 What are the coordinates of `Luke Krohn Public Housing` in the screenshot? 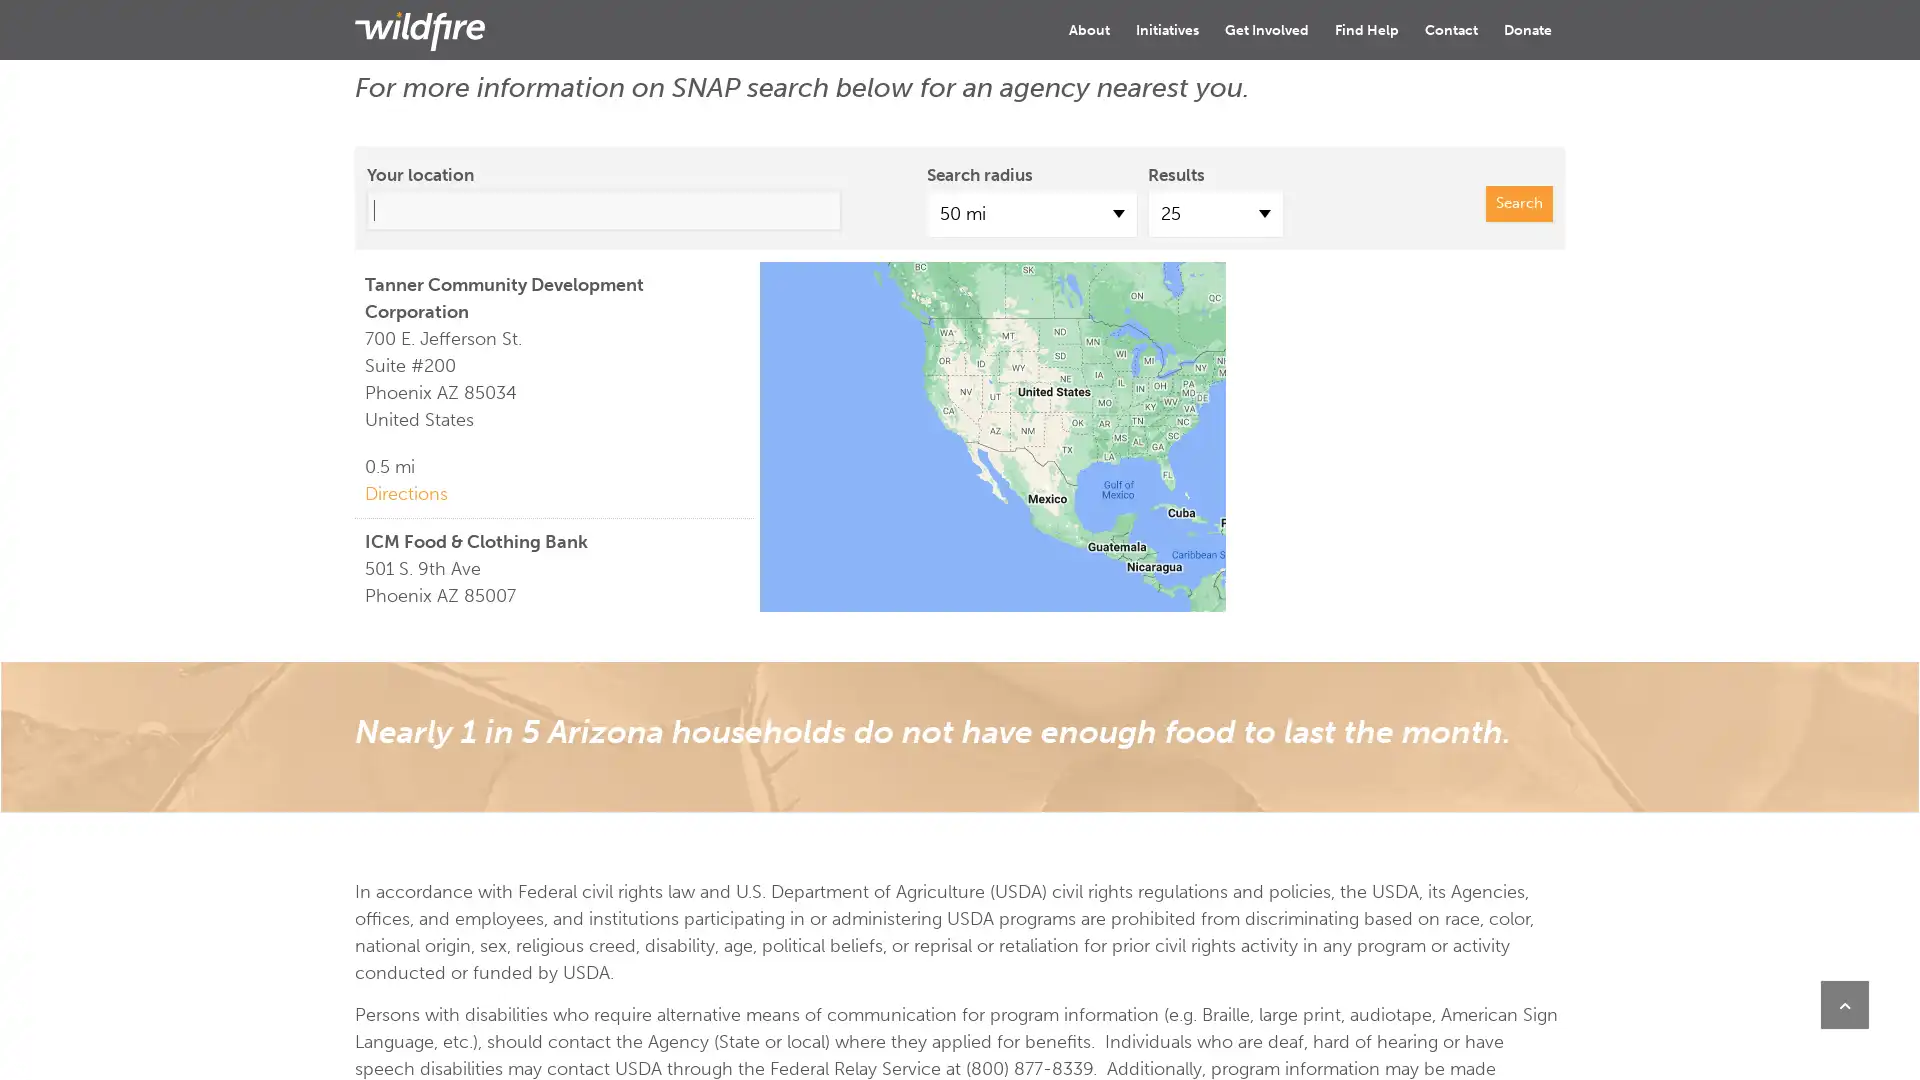 It's located at (1176, 415).